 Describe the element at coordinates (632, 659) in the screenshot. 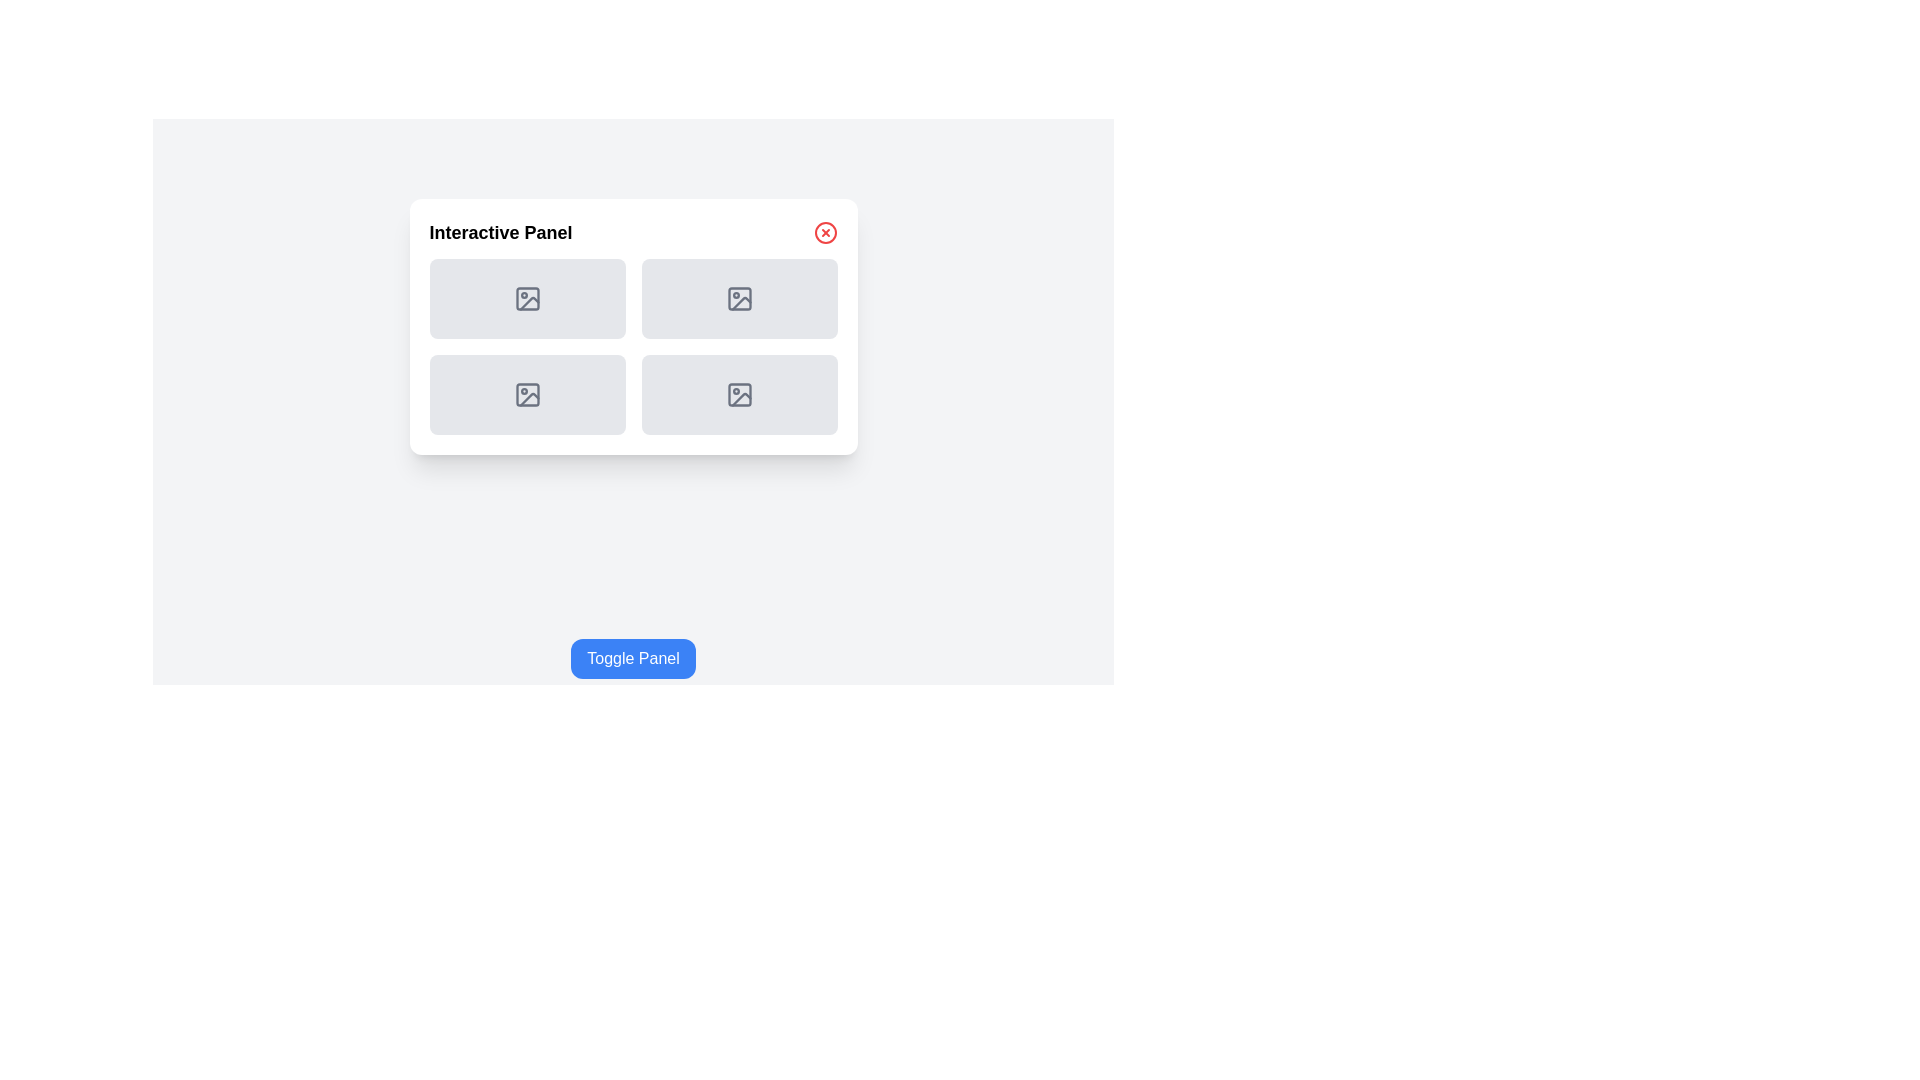

I see `the 'Toggle Panel' button located at the bottom-center of the visible panel interface` at that location.